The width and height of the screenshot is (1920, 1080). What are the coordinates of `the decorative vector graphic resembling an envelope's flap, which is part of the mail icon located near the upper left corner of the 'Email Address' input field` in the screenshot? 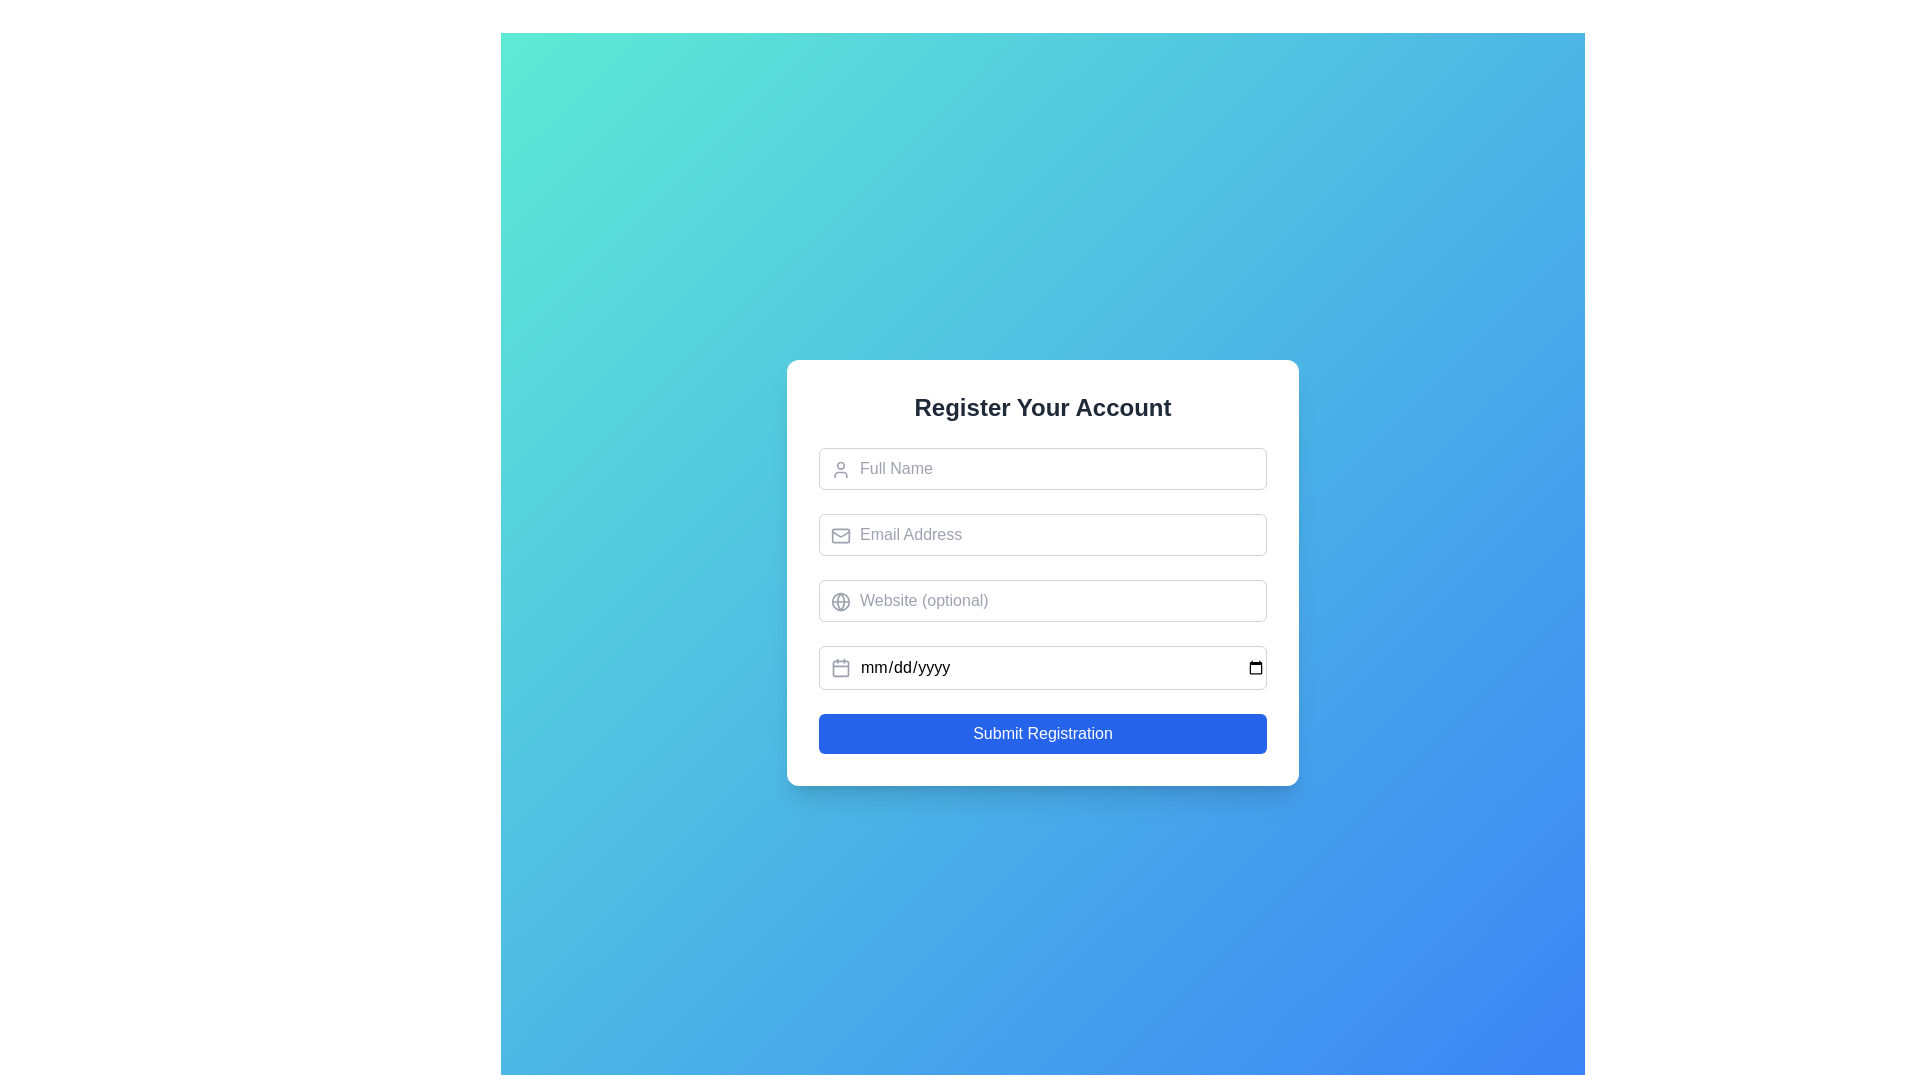 It's located at (840, 532).